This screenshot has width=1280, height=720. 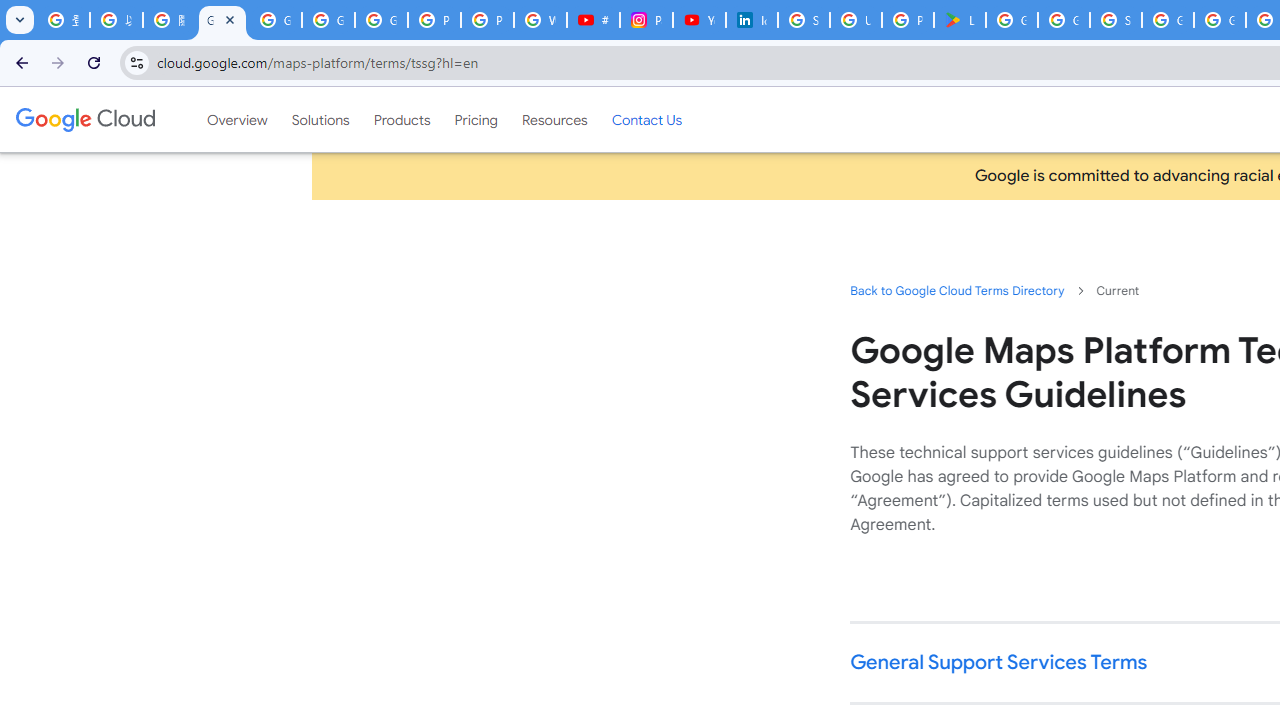 What do you see at coordinates (433, 20) in the screenshot?
I see `'Privacy Help Center - Policies Help'` at bounding box center [433, 20].